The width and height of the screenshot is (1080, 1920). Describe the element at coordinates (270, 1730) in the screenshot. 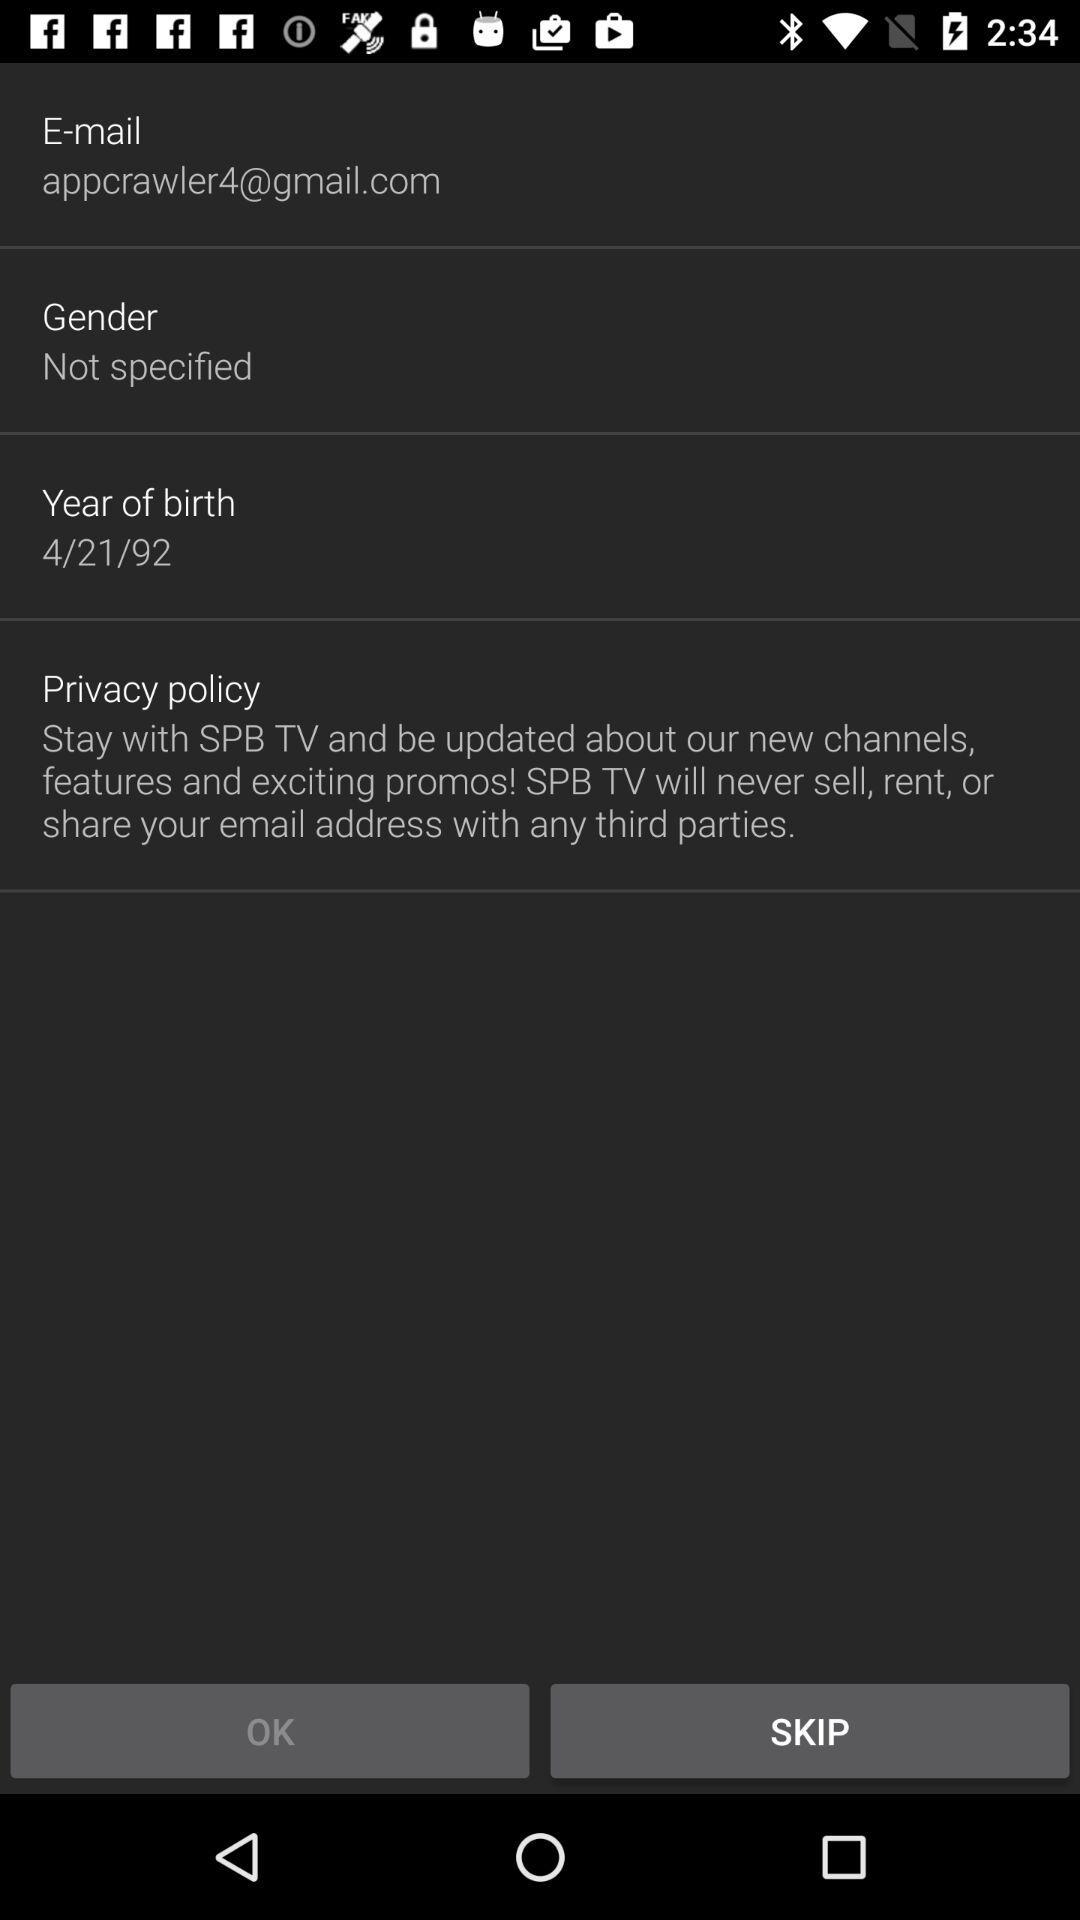

I see `item to the left of skip icon` at that location.